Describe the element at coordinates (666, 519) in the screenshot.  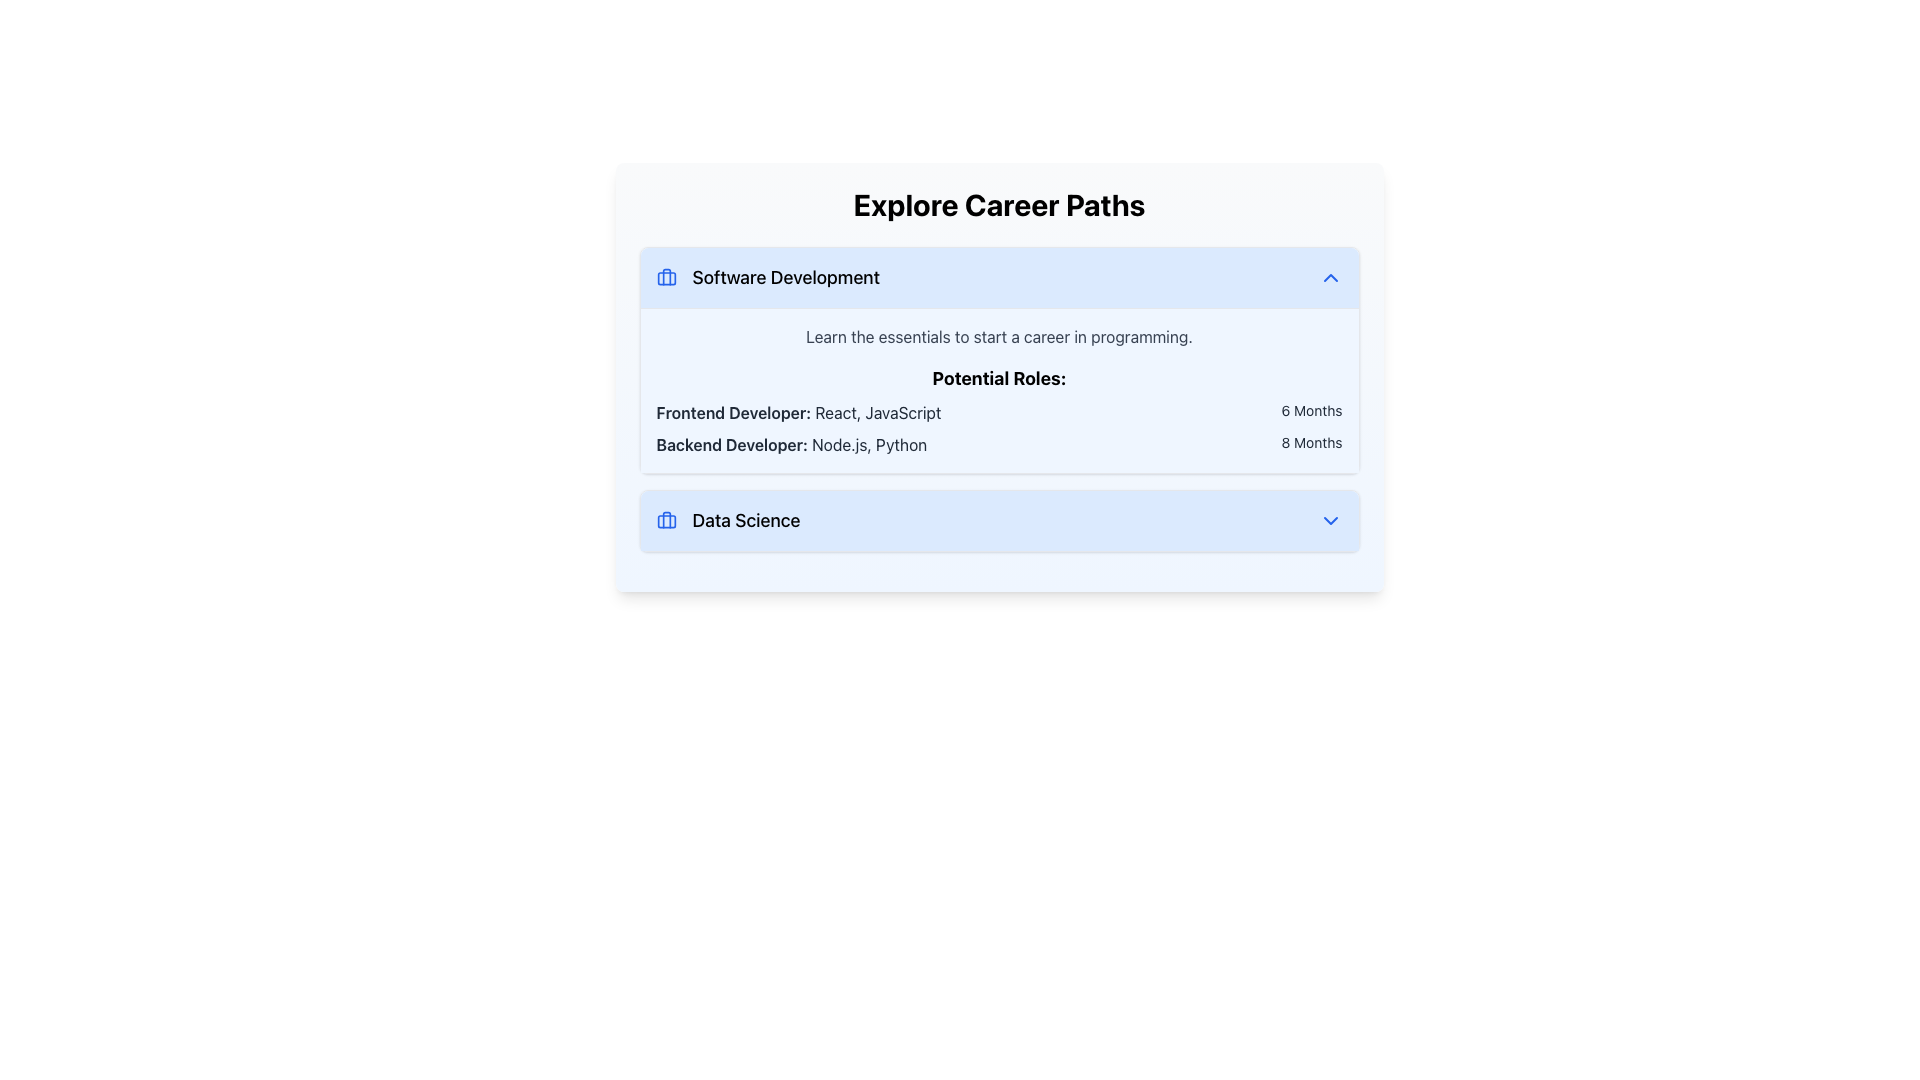
I see `the 'Data Science' icon that visually represents the concept of Data Science, located at the start of the horizontally aligned group of elements, preceding the label 'Data Science'` at that location.